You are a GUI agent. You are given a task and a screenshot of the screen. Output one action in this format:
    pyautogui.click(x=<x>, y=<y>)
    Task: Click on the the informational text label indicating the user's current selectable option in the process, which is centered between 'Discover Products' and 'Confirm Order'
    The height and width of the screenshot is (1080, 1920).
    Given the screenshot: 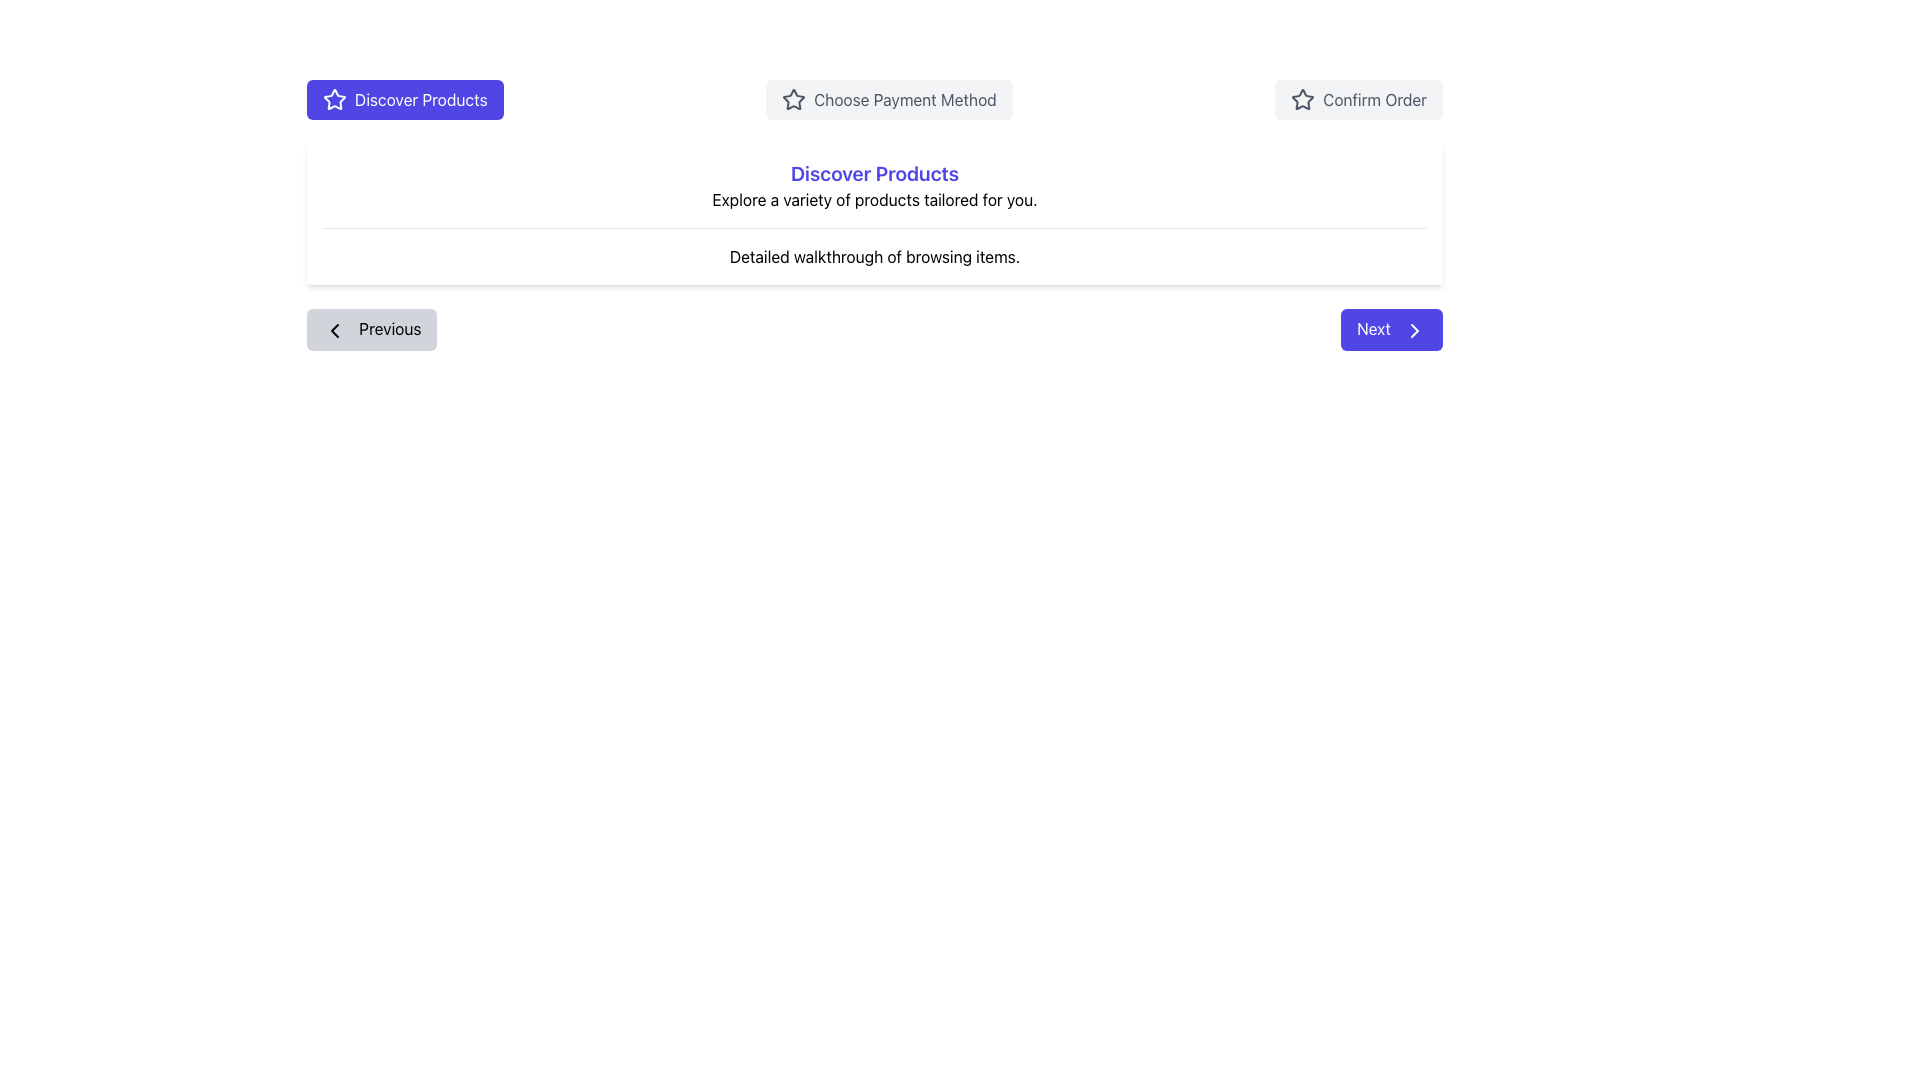 What is the action you would take?
    pyautogui.click(x=904, y=100)
    